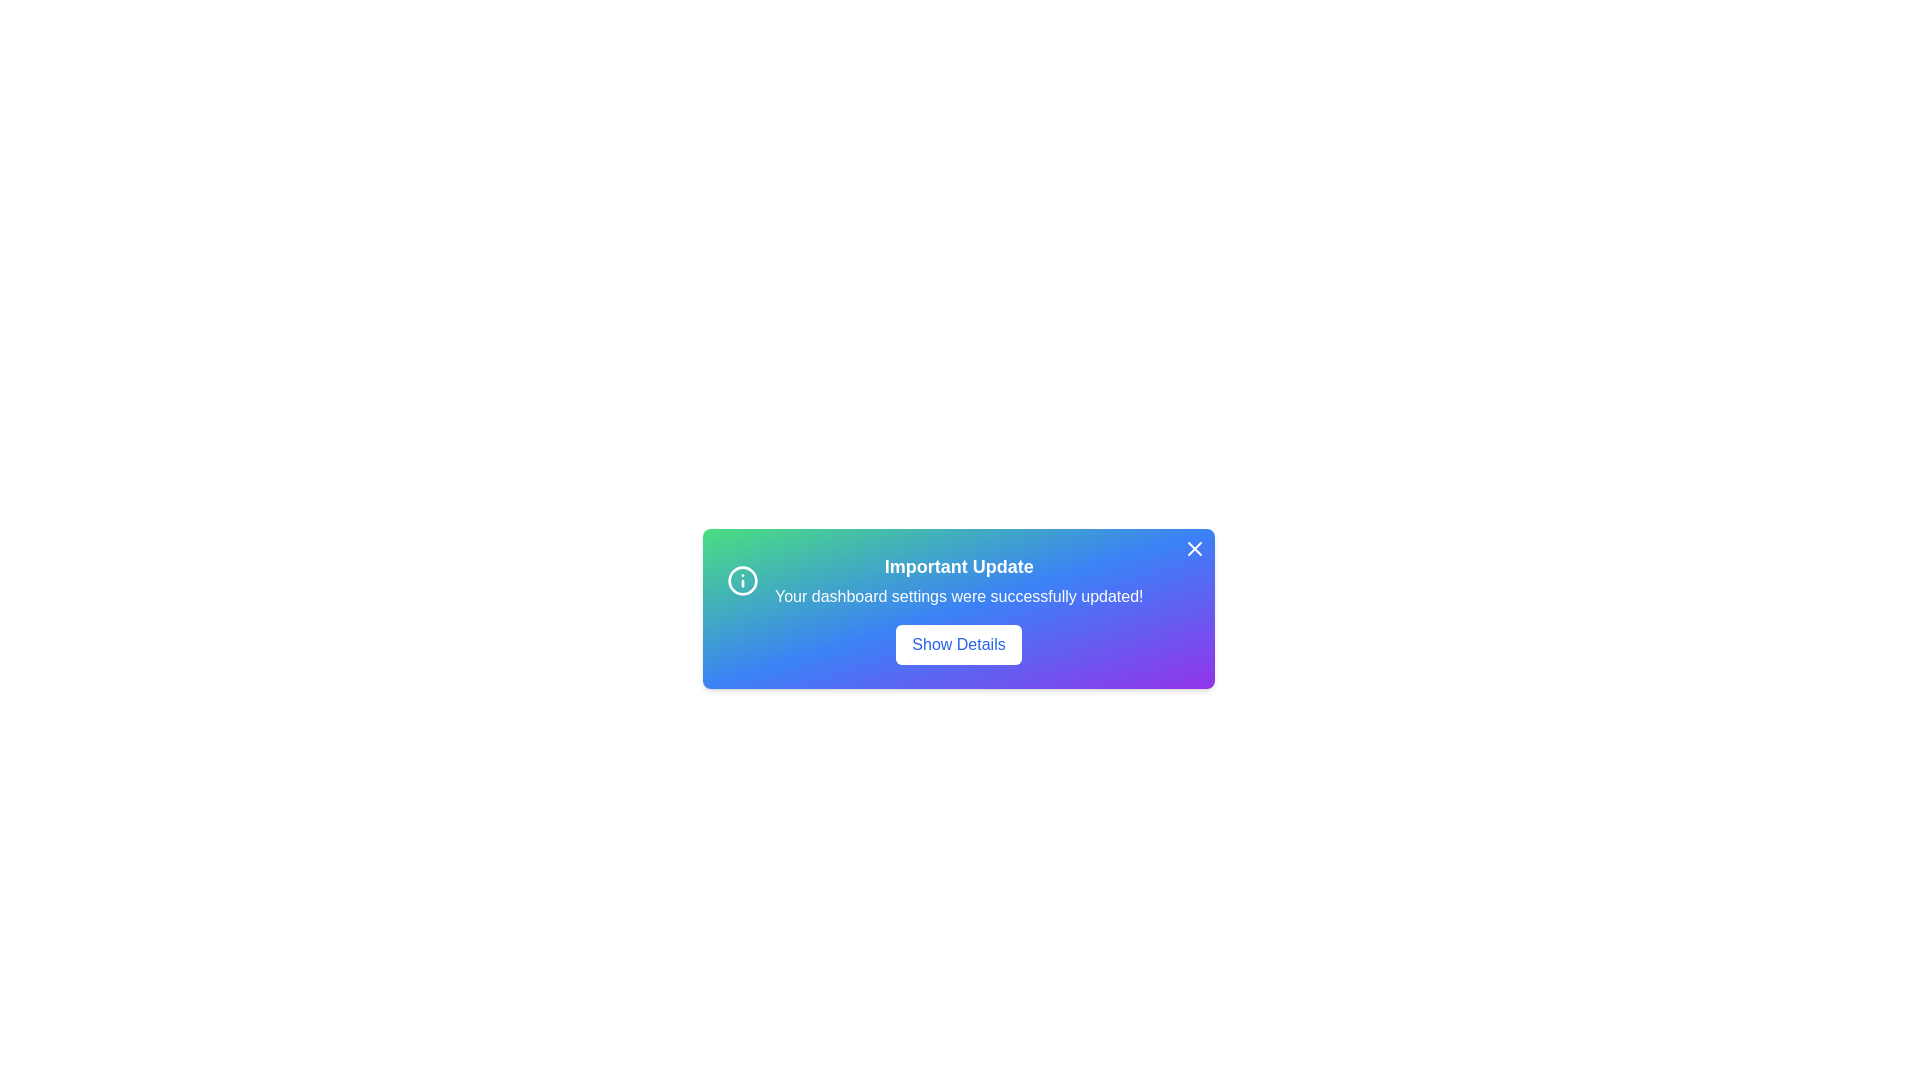  I want to click on the 'Show Details' button to toggle the visibility of additional details, so click(958, 644).